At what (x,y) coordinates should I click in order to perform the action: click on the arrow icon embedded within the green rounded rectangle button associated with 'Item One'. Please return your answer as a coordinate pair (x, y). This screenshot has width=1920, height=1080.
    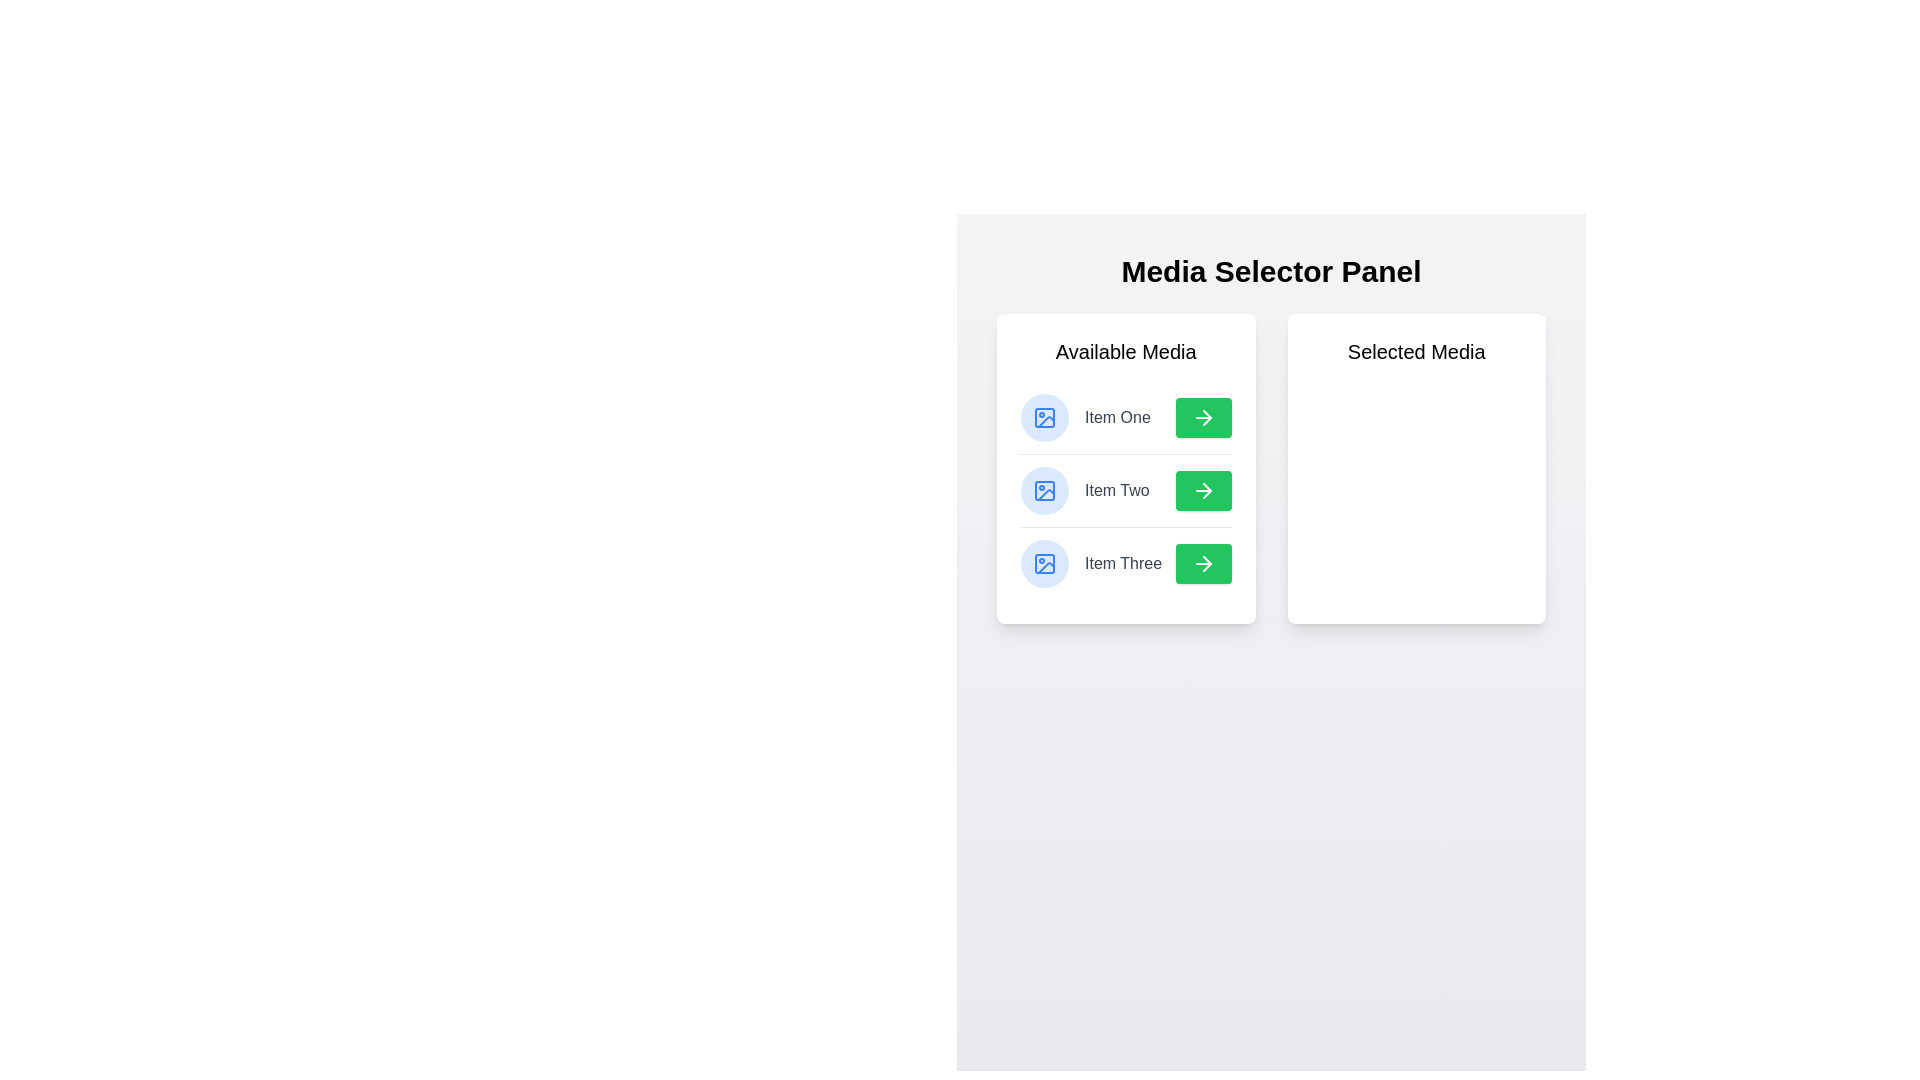
    Looking at the image, I should click on (1202, 416).